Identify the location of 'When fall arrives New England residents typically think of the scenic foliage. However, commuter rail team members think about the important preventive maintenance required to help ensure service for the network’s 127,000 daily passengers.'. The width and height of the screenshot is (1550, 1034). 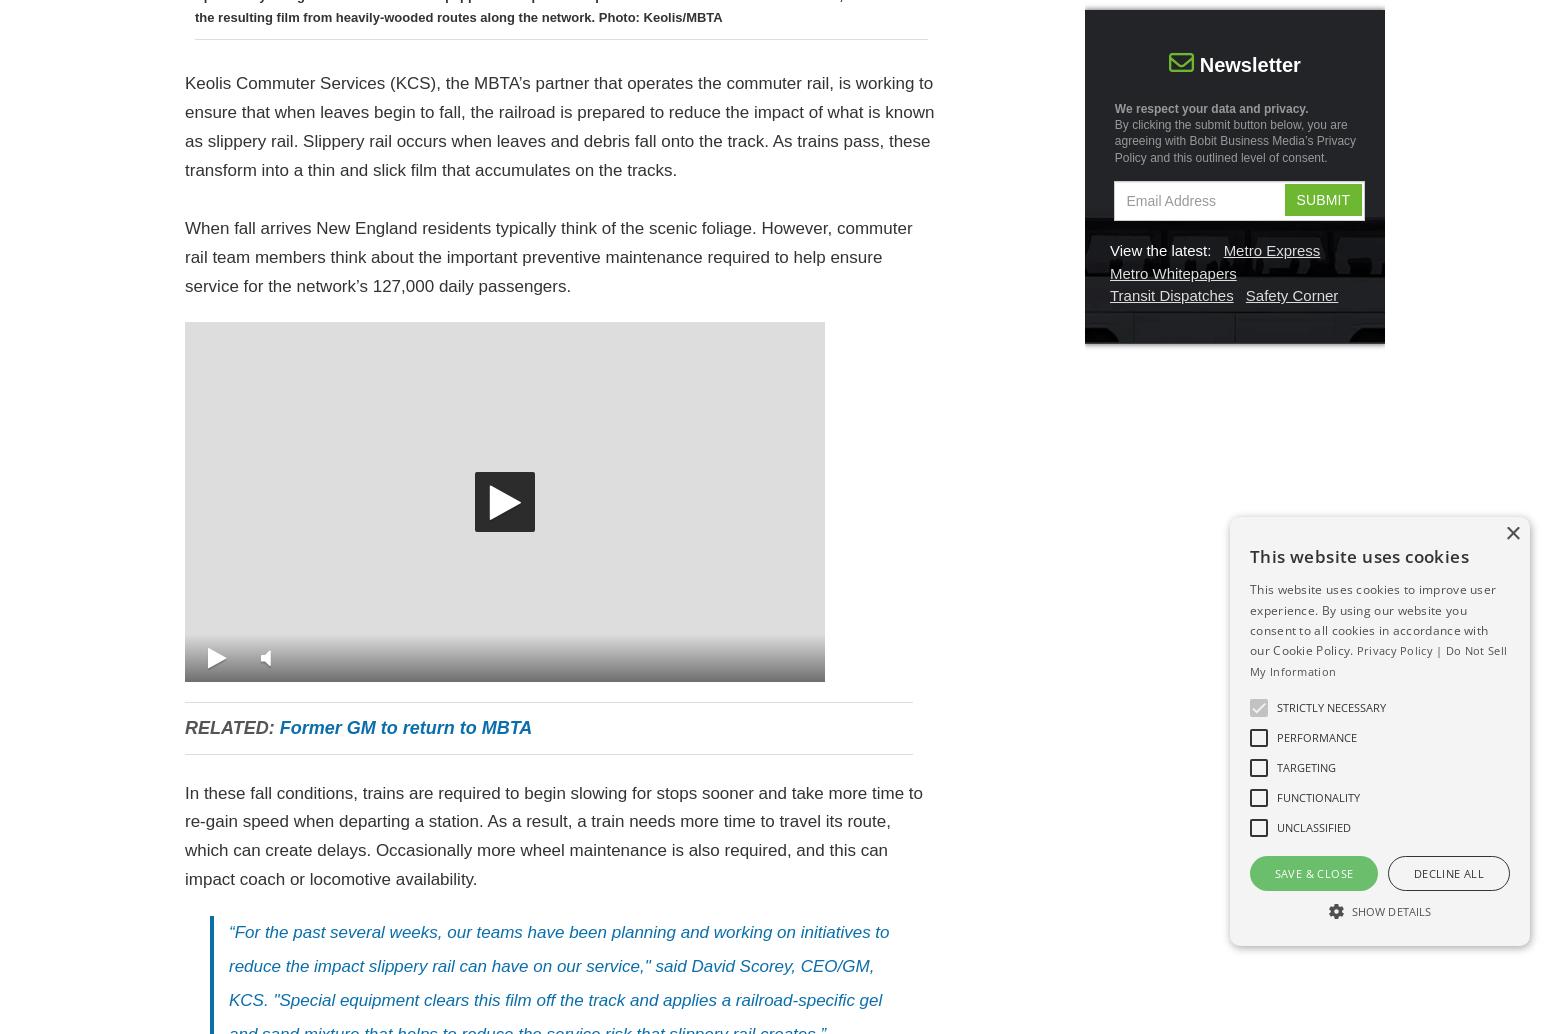
(548, 256).